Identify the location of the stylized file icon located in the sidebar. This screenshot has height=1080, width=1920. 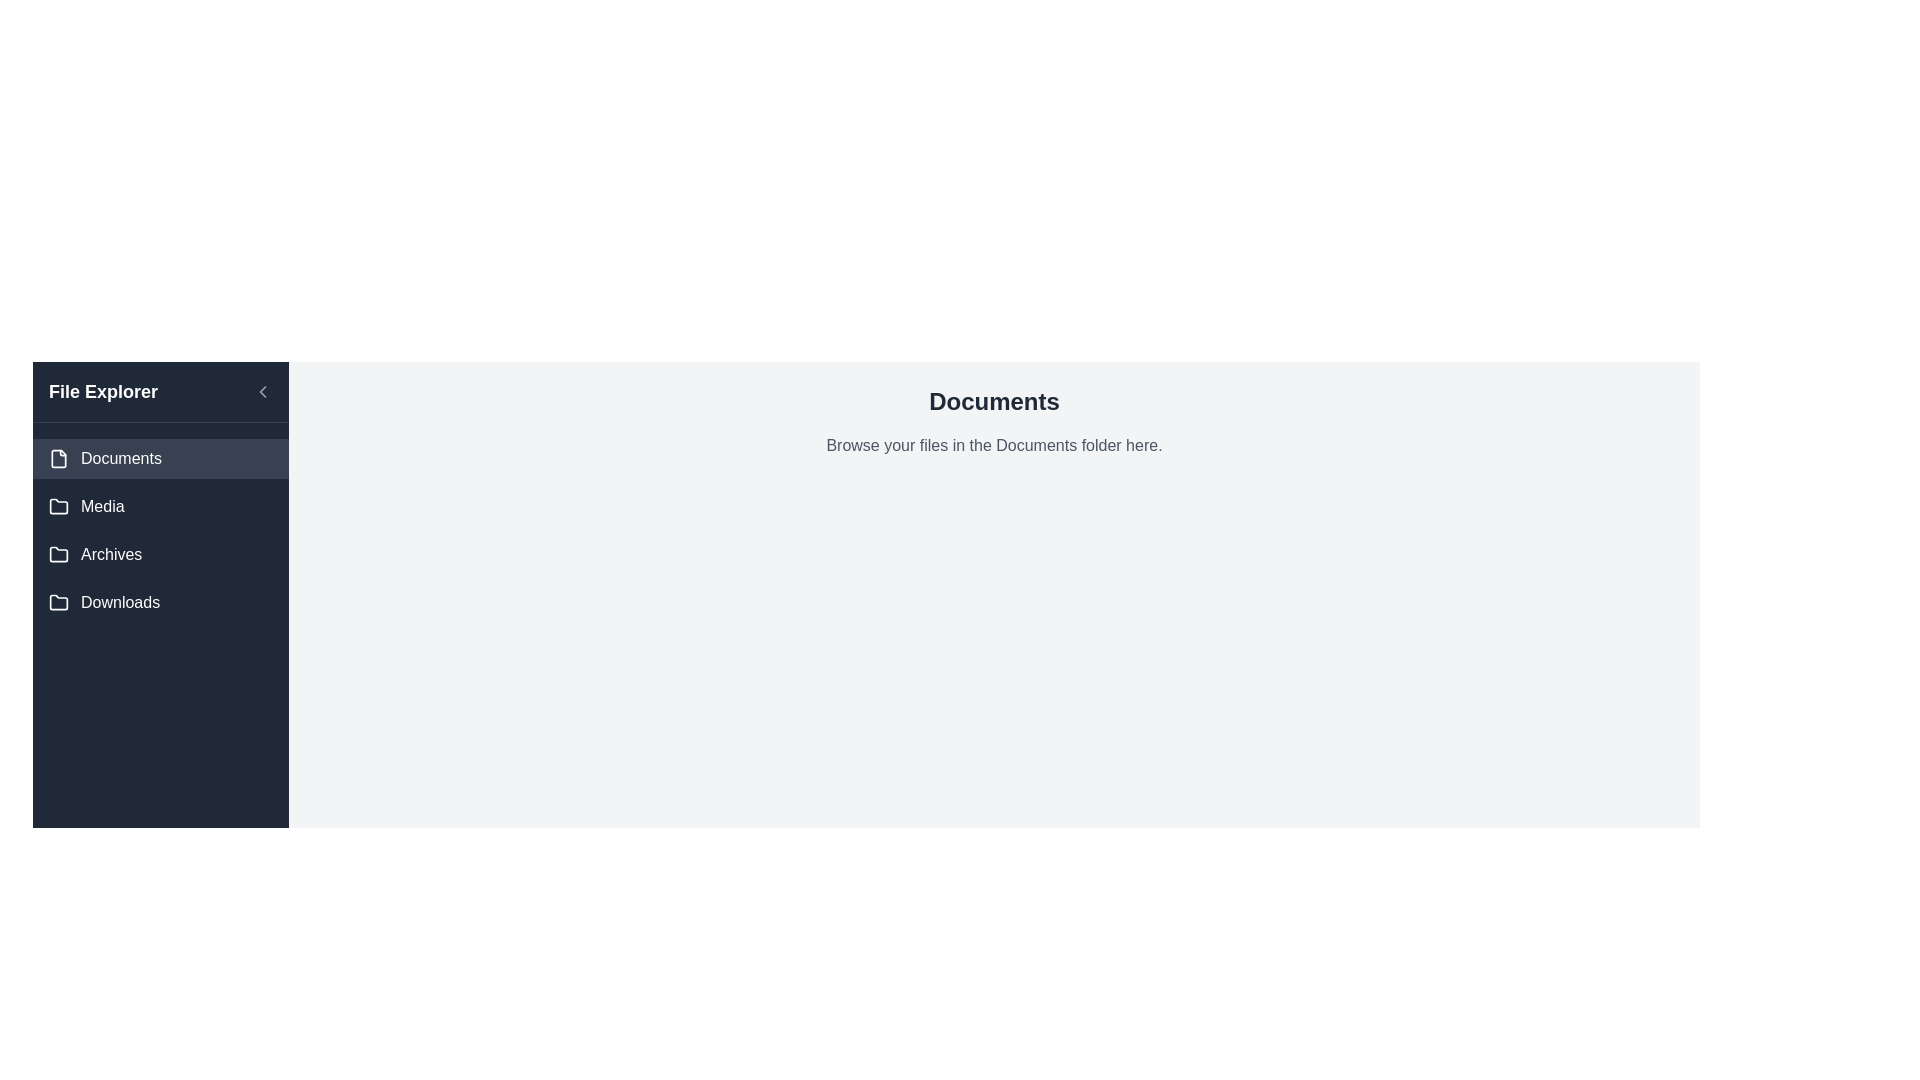
(57, 459).